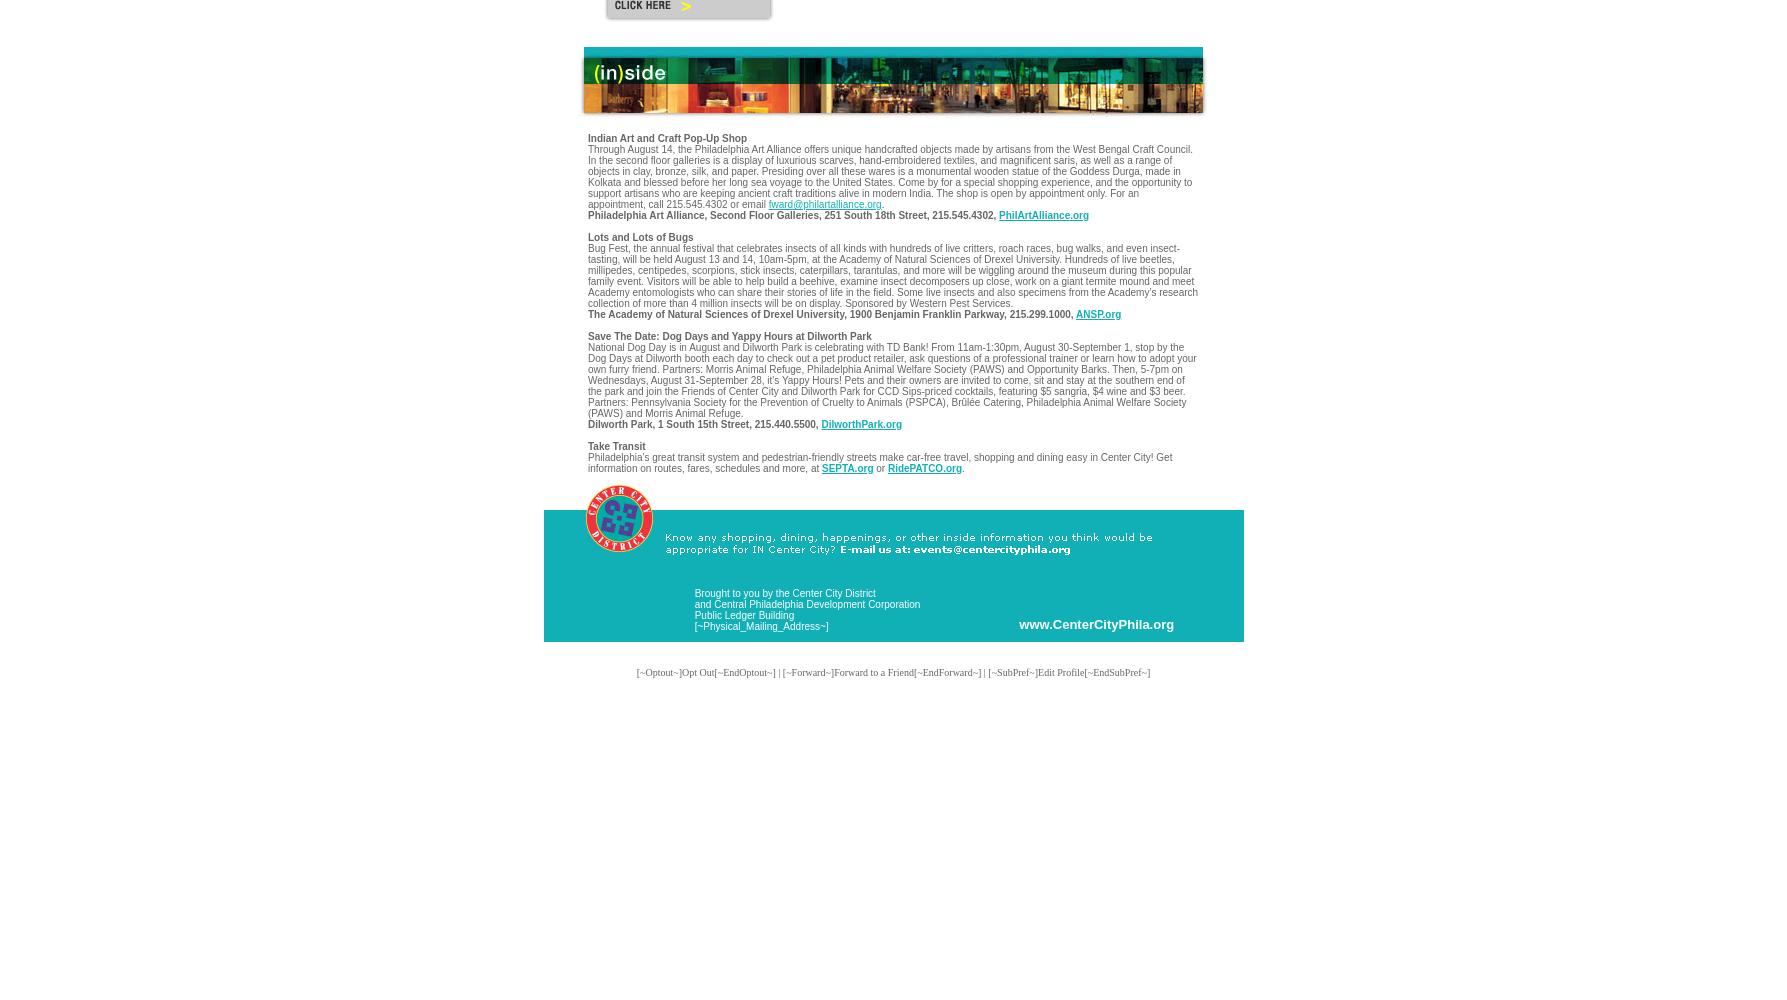  I want to click on 'Indian Art and Craft Pop-Up Shop', so click(666, 138).